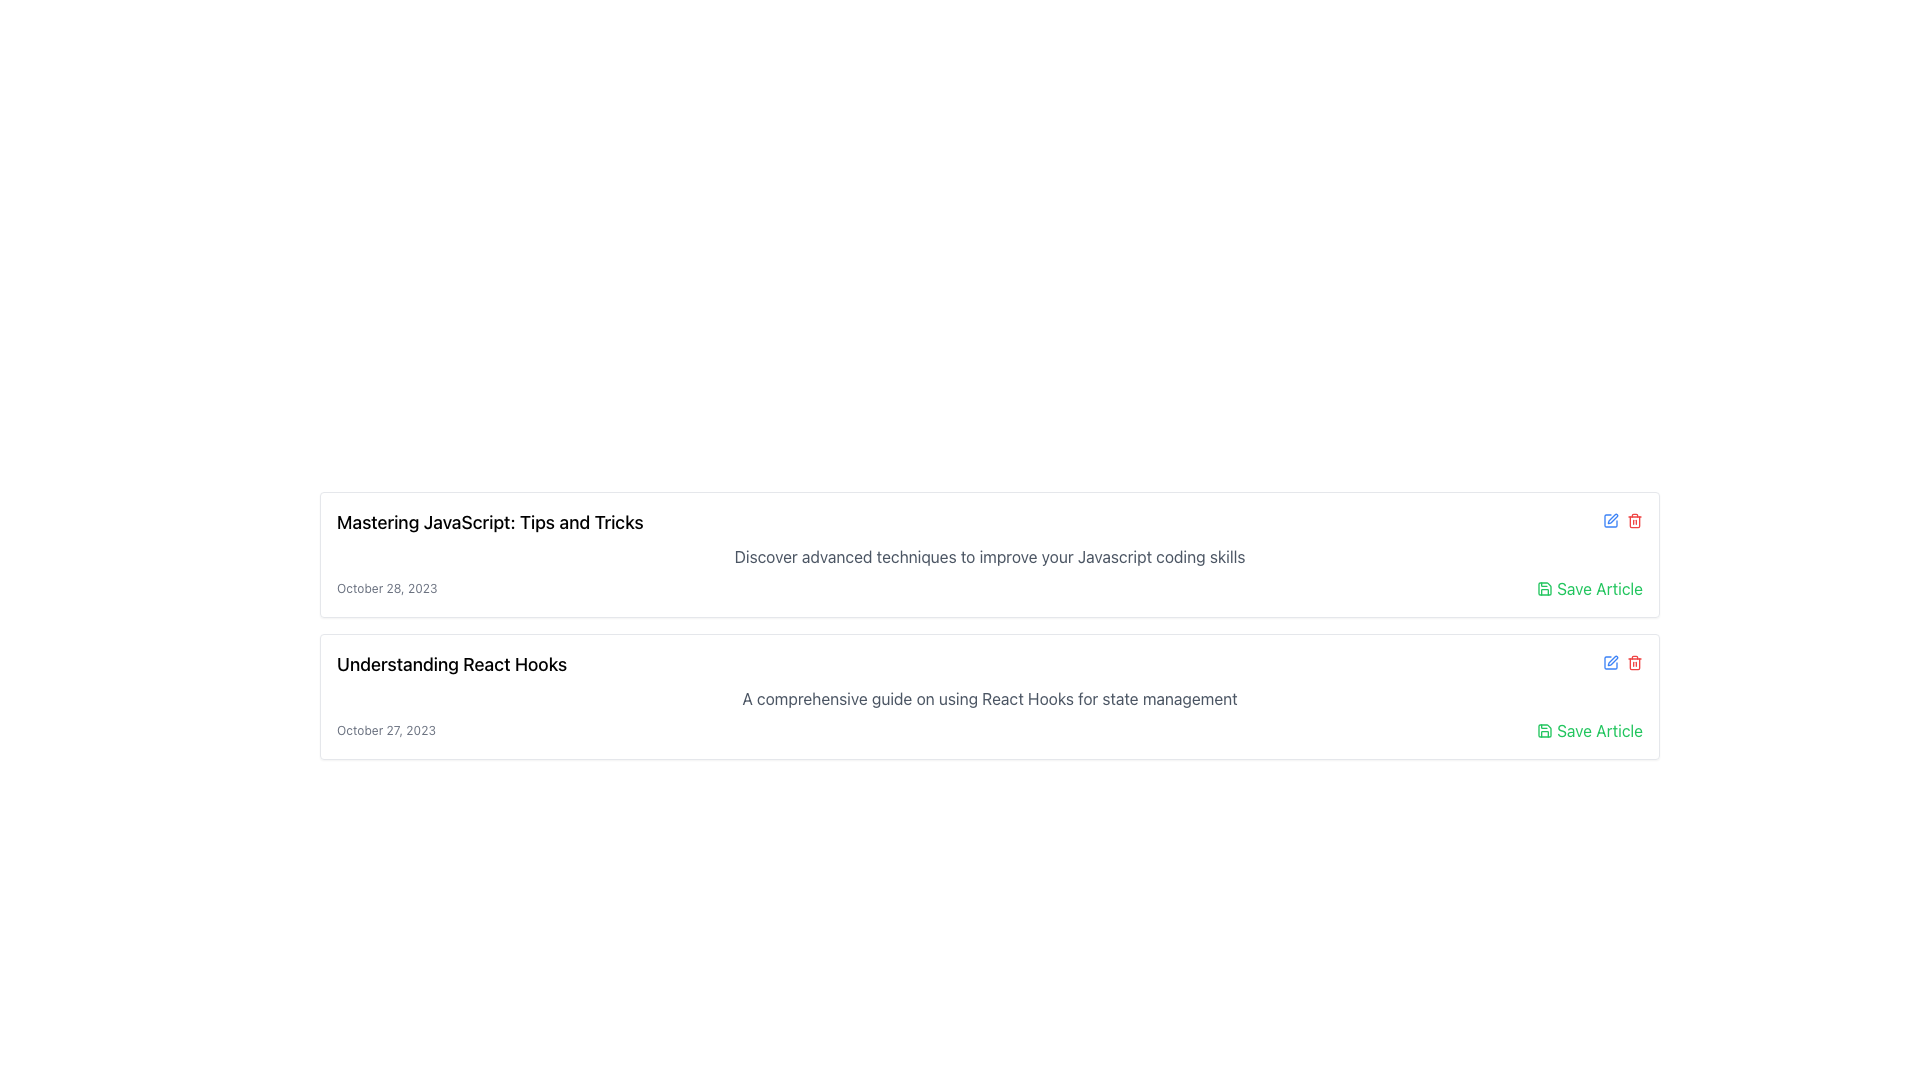  I want to click on the red trash icon button located at the bottom right of the article card to trigger the hover effect, so click(1635, 663).